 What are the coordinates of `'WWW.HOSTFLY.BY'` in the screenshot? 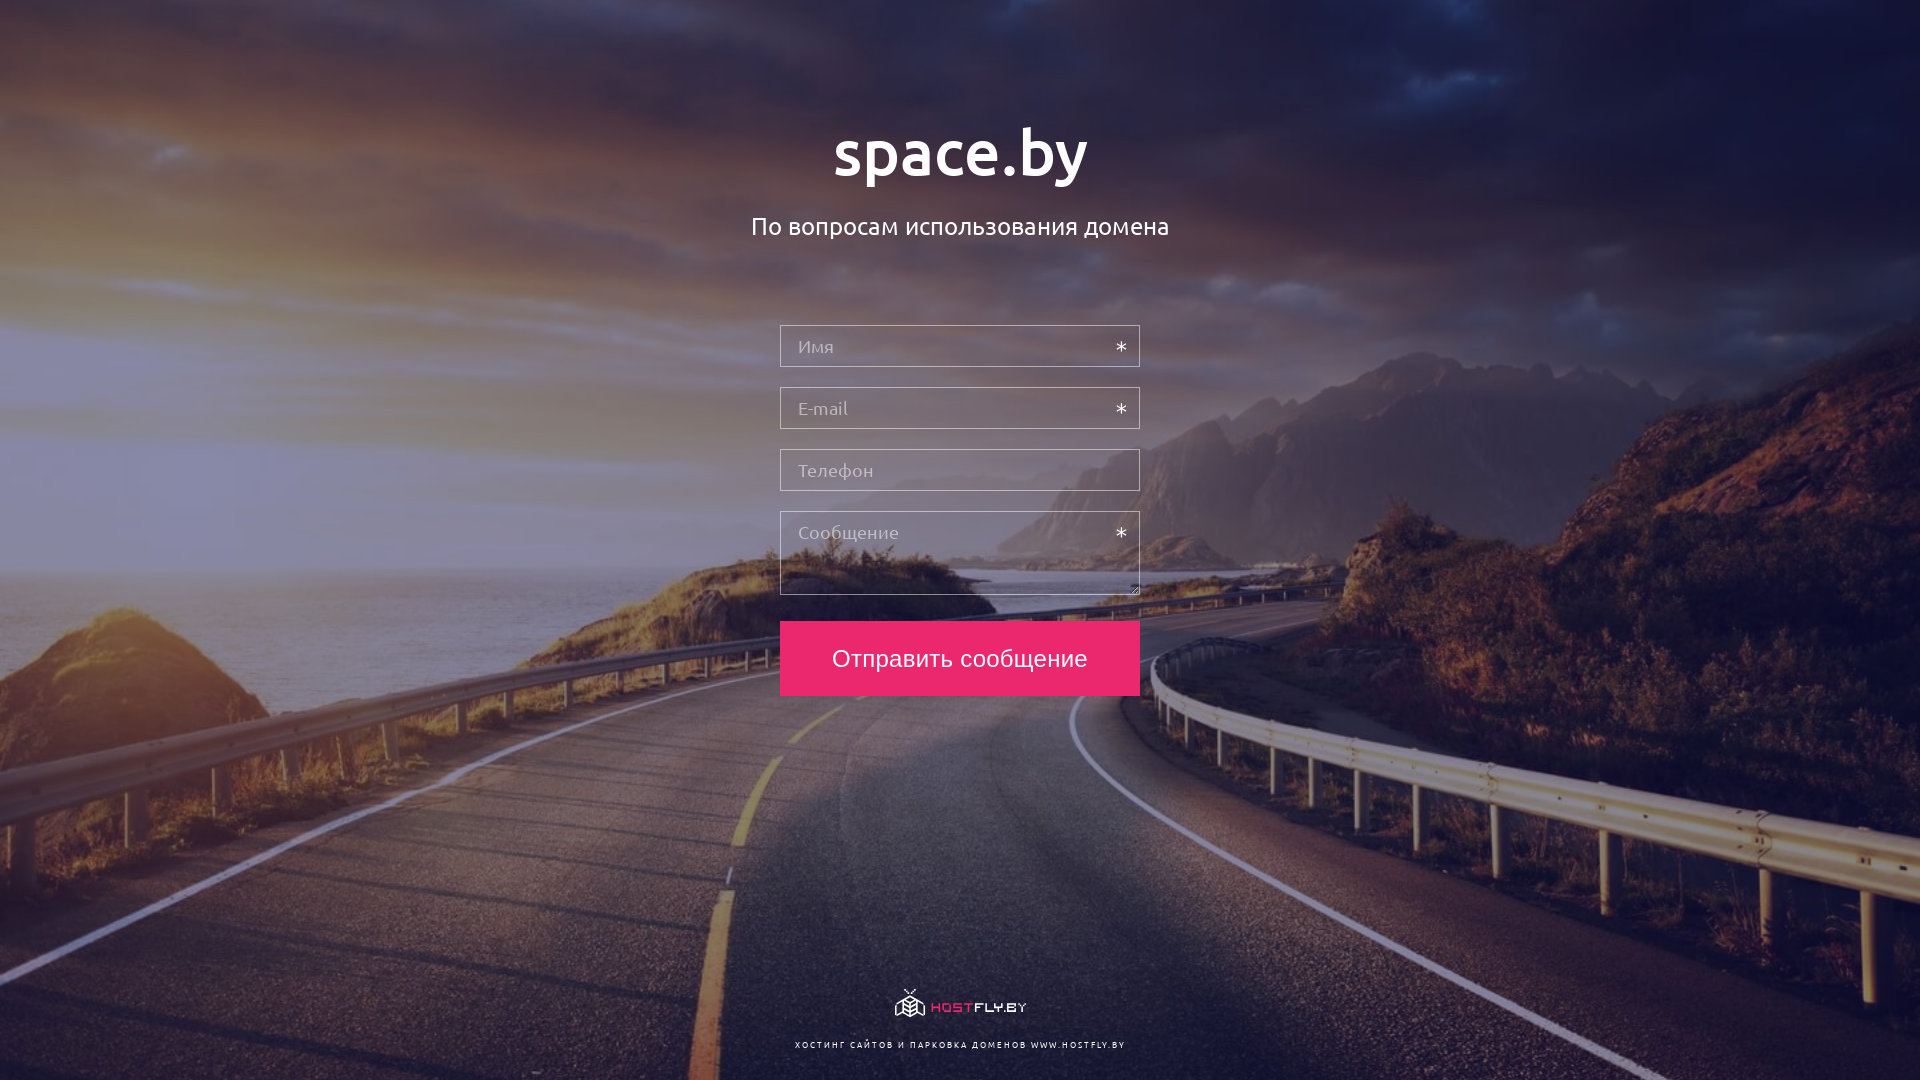 It's located at (1076, 1043).